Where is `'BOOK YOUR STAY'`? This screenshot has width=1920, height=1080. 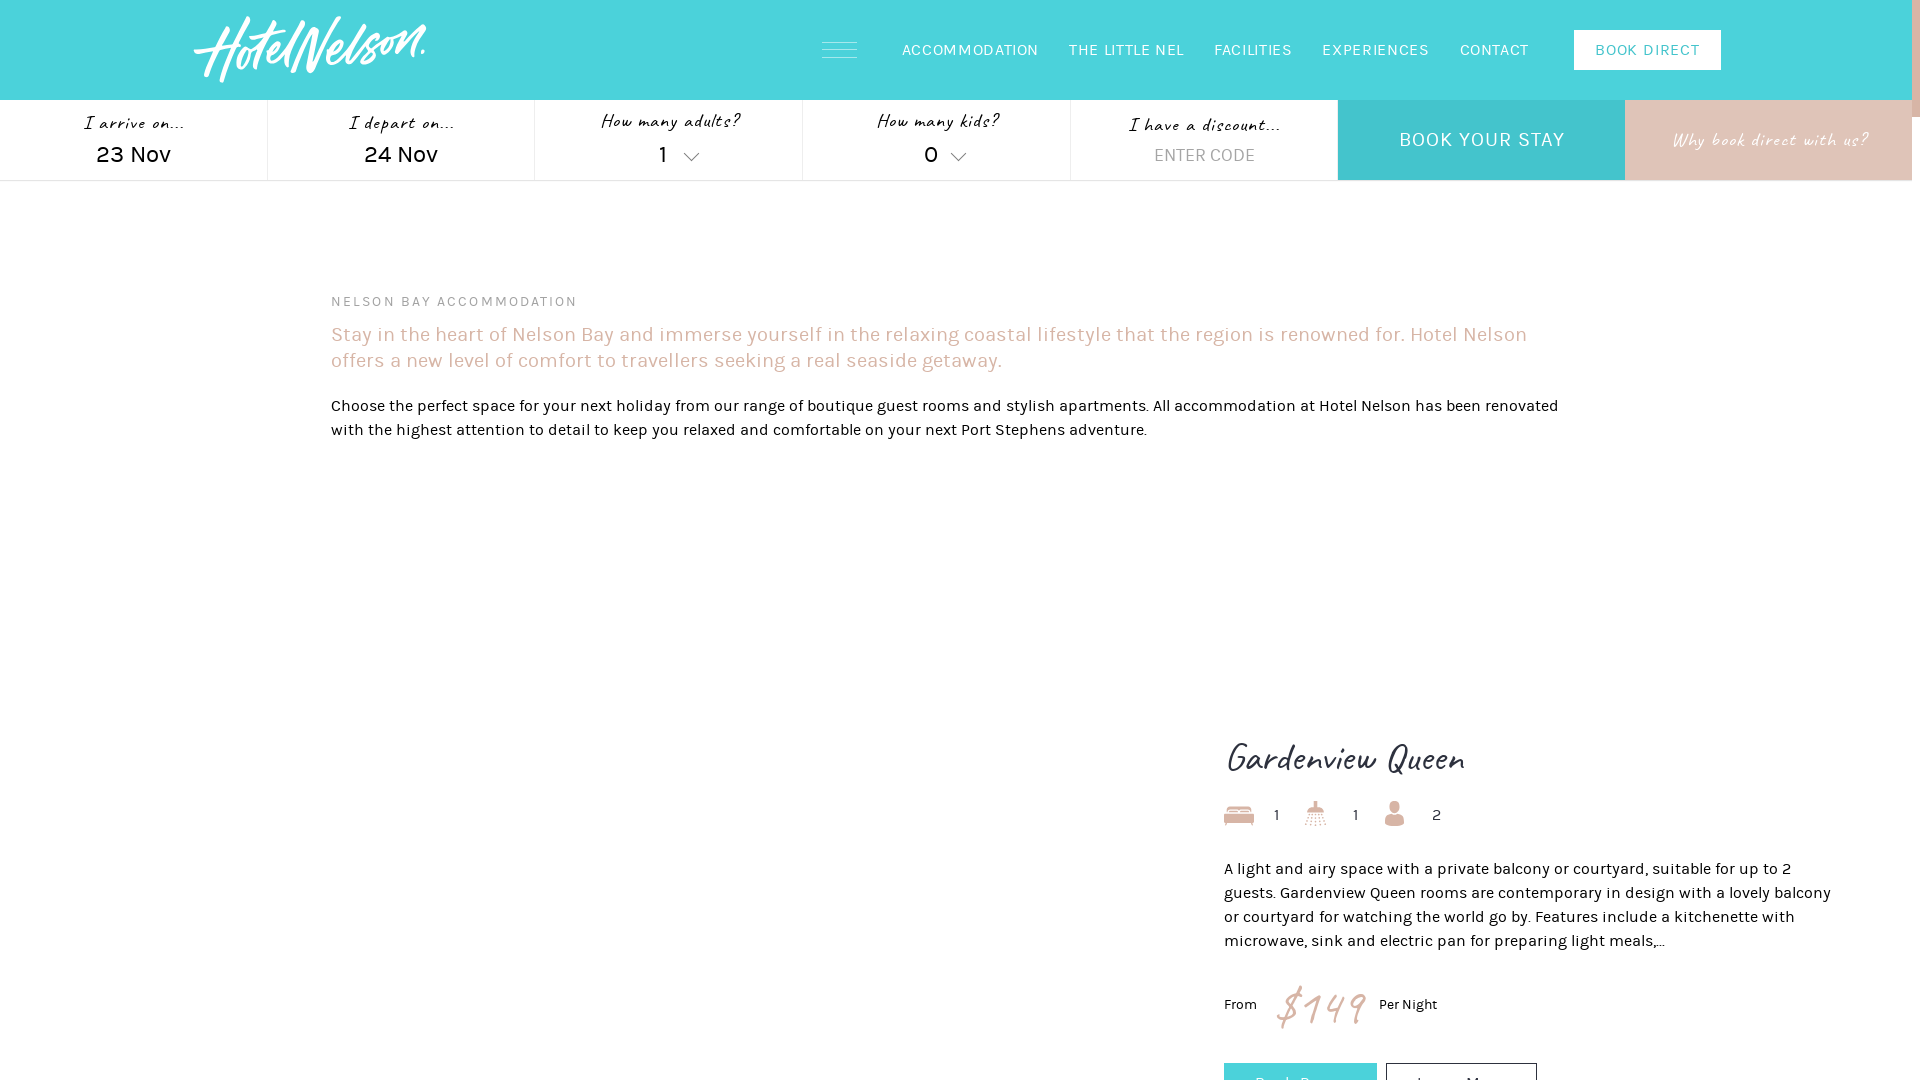 'BOOK YOUR STAY' is located at coordinates (1481, 138).